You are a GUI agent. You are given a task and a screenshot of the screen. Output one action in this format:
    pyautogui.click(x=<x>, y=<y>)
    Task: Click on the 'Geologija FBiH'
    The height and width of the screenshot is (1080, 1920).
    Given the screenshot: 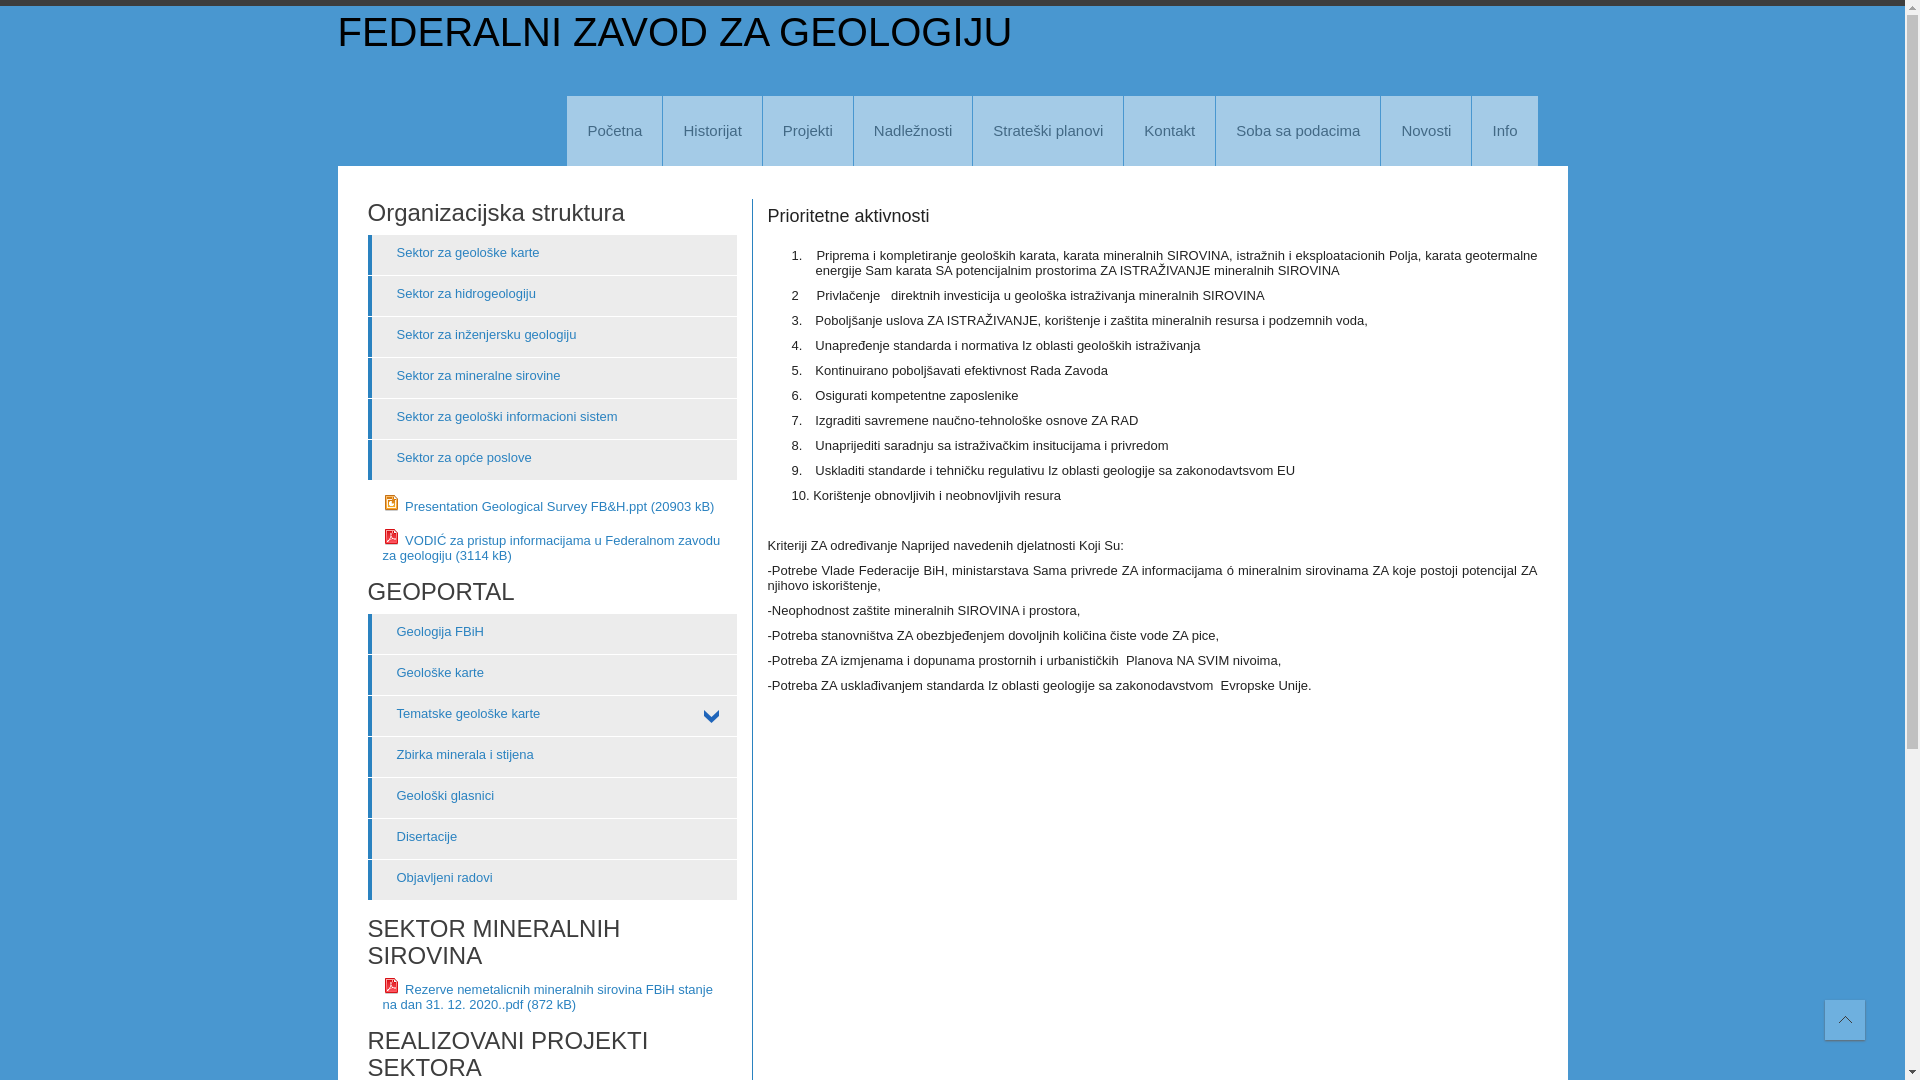 What is the action you would take?
    pyautogui.click(x=552, y=633)
    